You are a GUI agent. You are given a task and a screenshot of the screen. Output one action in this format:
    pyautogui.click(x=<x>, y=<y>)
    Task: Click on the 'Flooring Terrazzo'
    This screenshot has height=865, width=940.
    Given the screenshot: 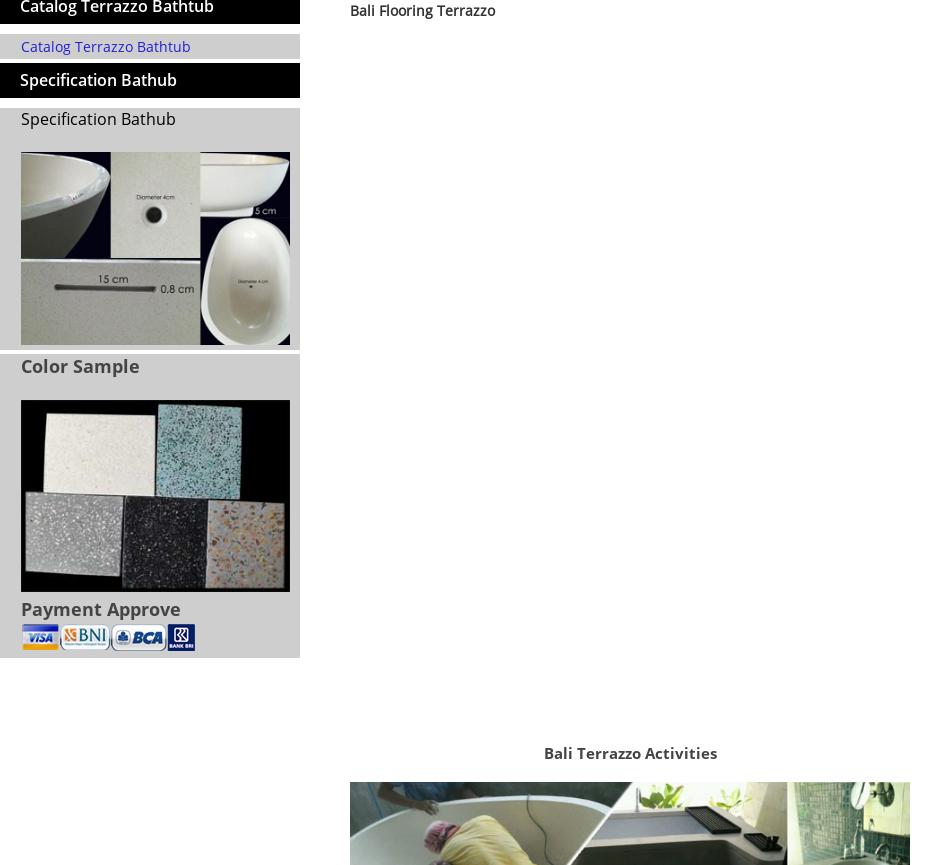 What is the action you would take?
    pyautogui.click(x=401, y=690)
    